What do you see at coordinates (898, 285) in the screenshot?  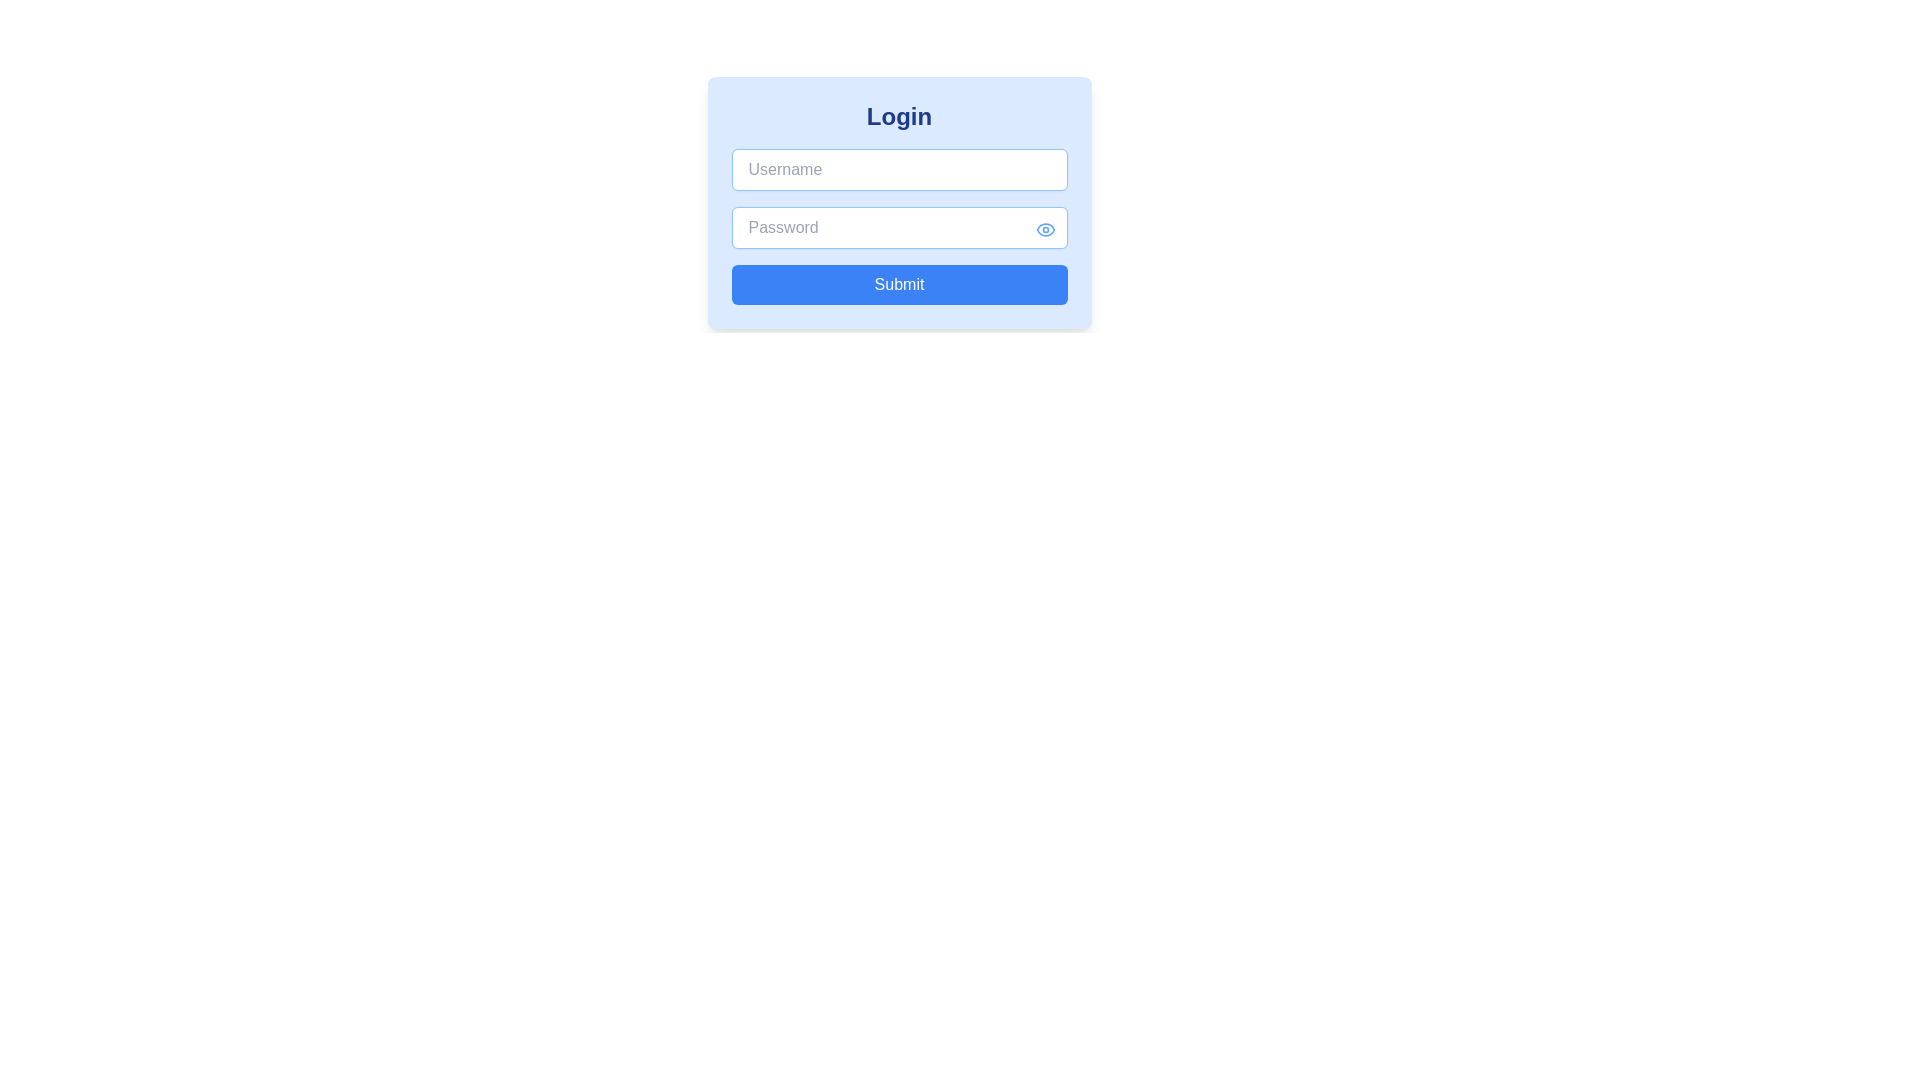 I see `the blue 'Submit' button at the bottom of the login form` at bounding box center [898, 285].